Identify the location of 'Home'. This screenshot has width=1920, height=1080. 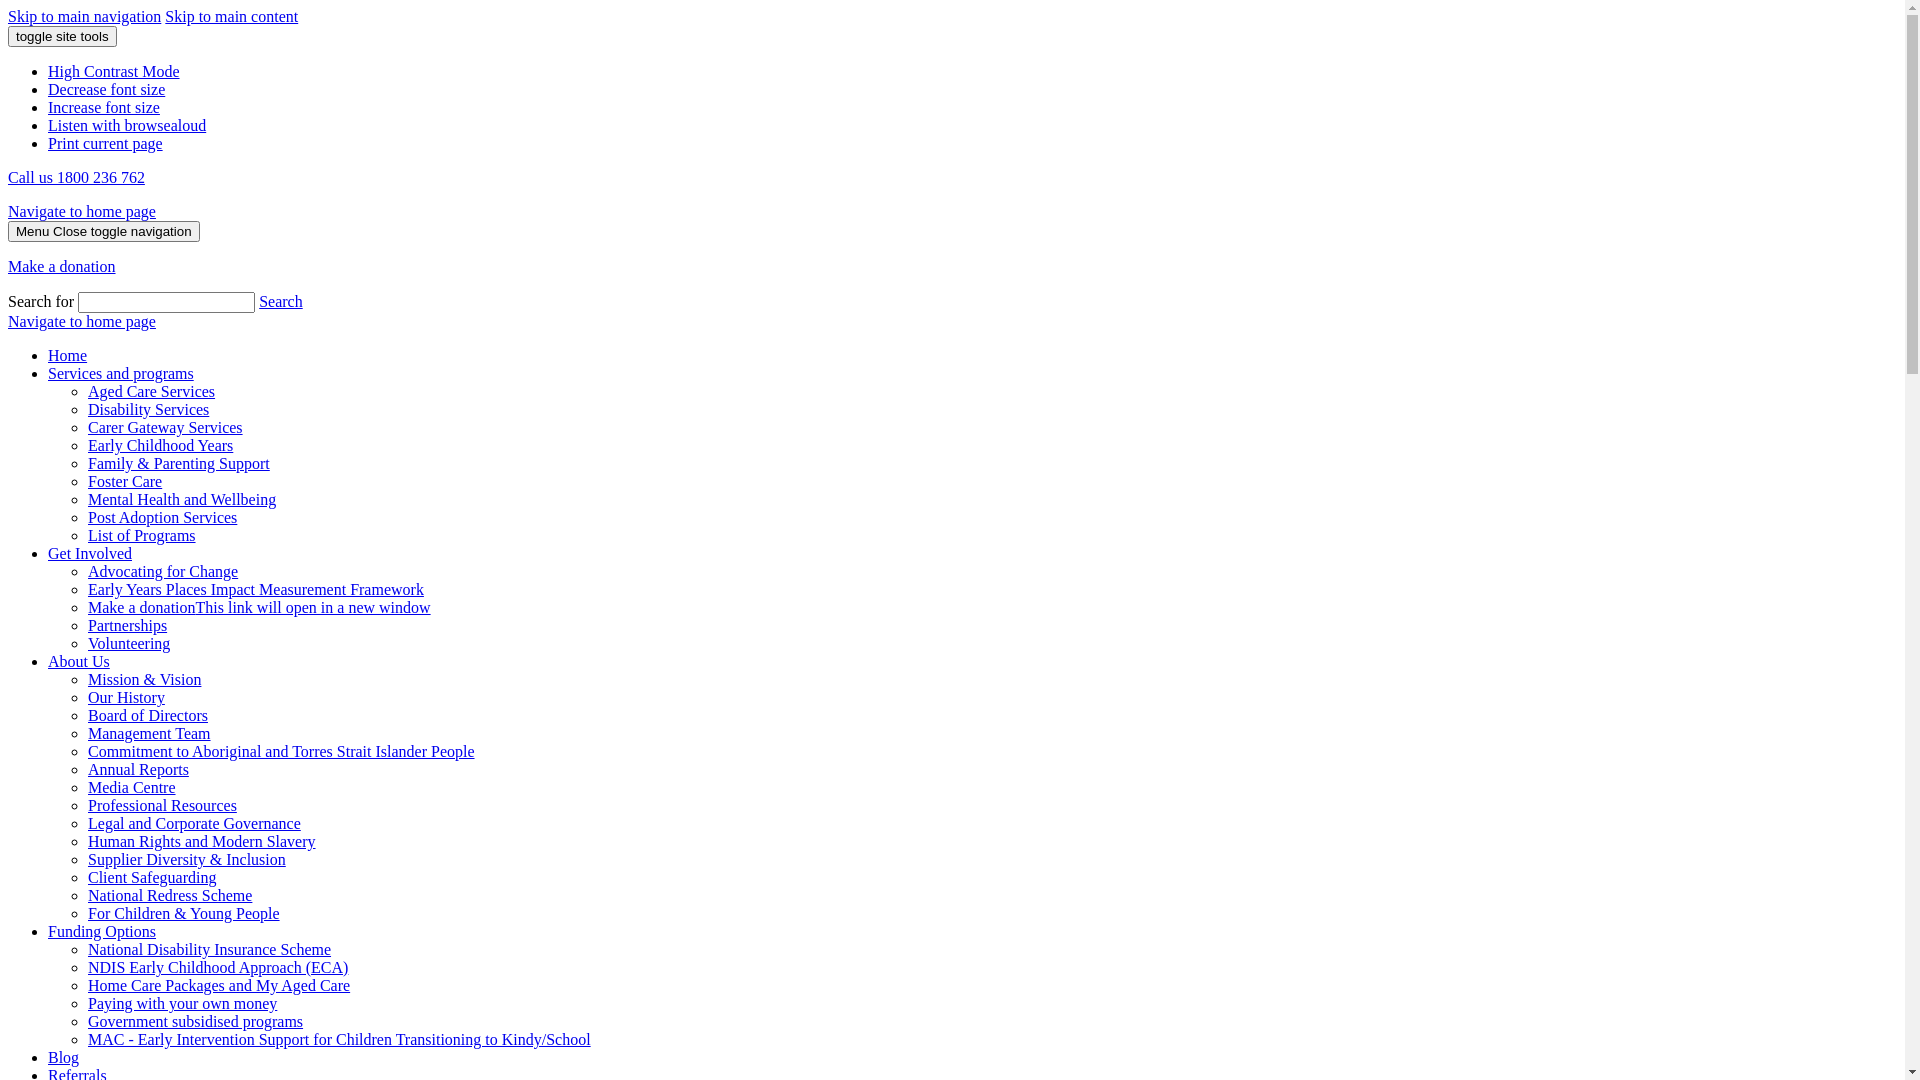
(67, 354).